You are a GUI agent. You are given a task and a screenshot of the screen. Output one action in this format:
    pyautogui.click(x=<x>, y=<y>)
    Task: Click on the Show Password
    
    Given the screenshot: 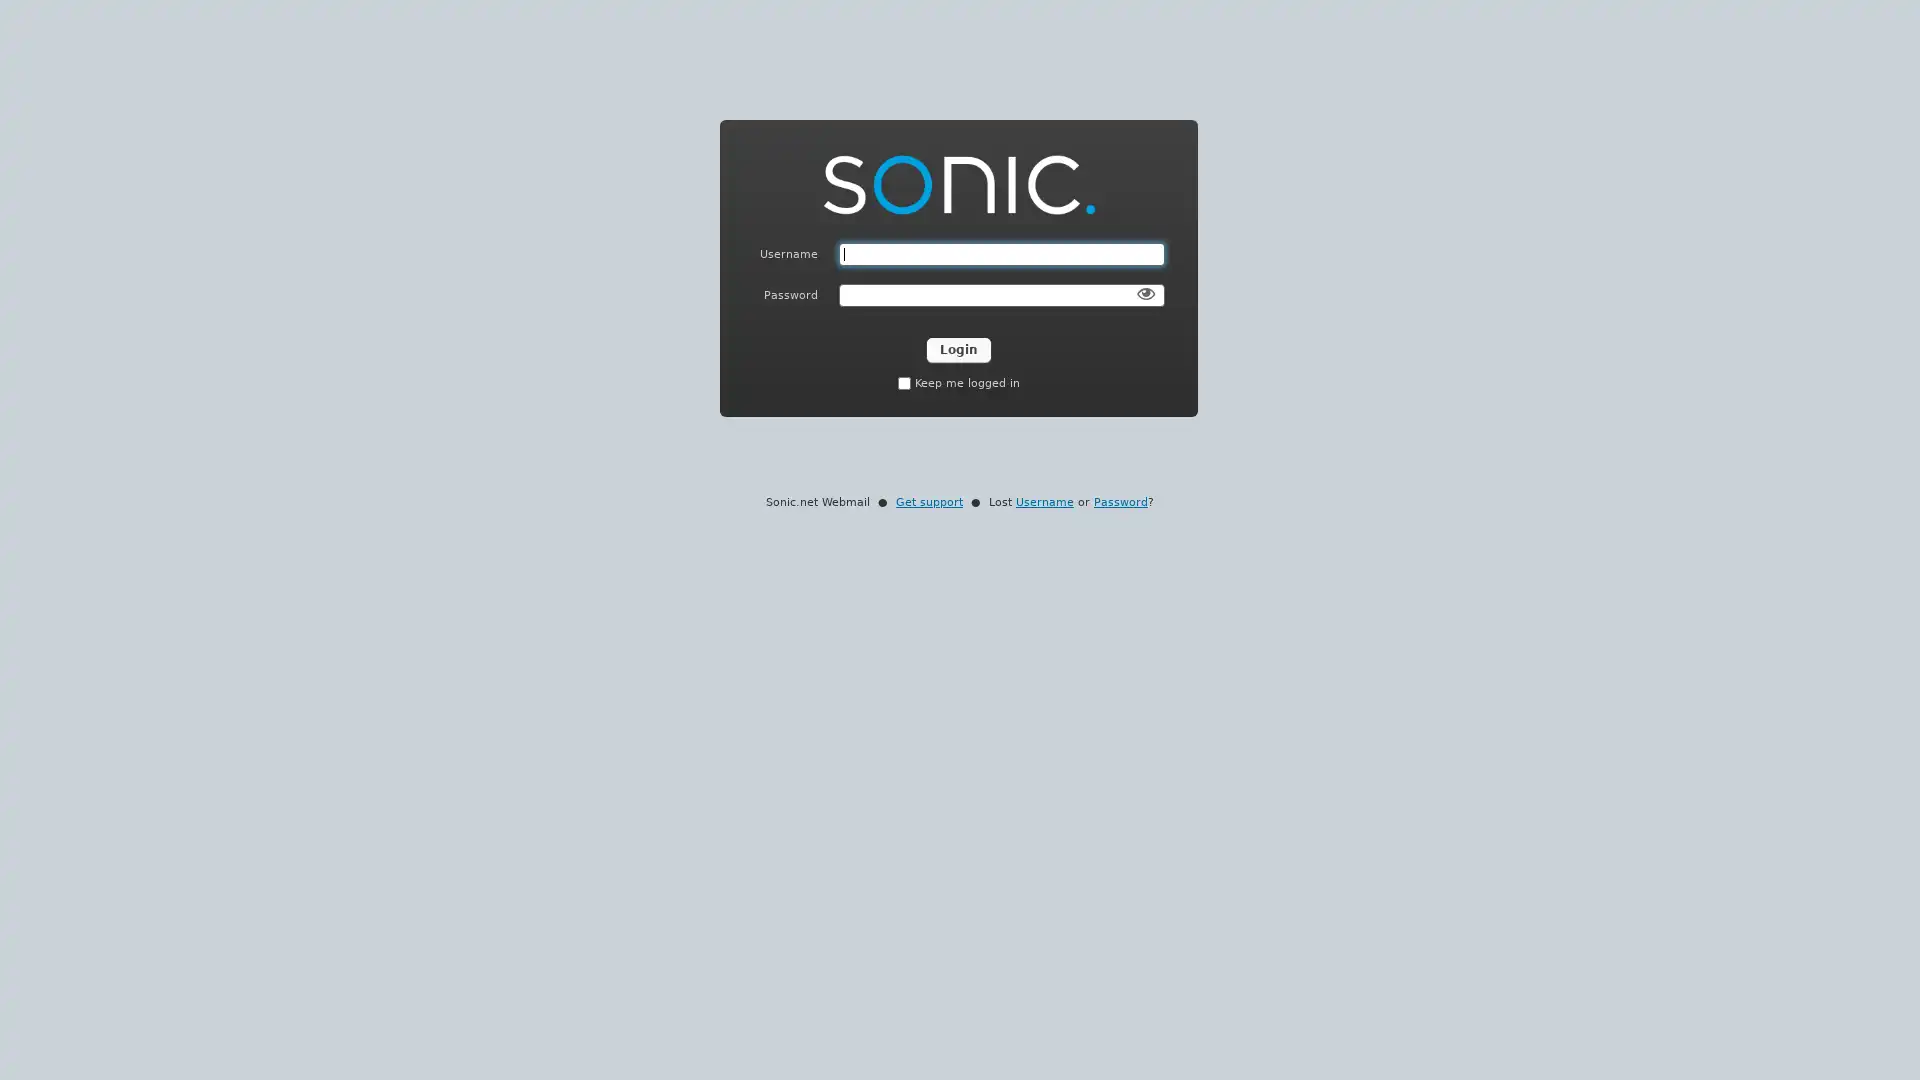 What is the action you would take?
    pyautogui.click(x=1142, y=294)
    